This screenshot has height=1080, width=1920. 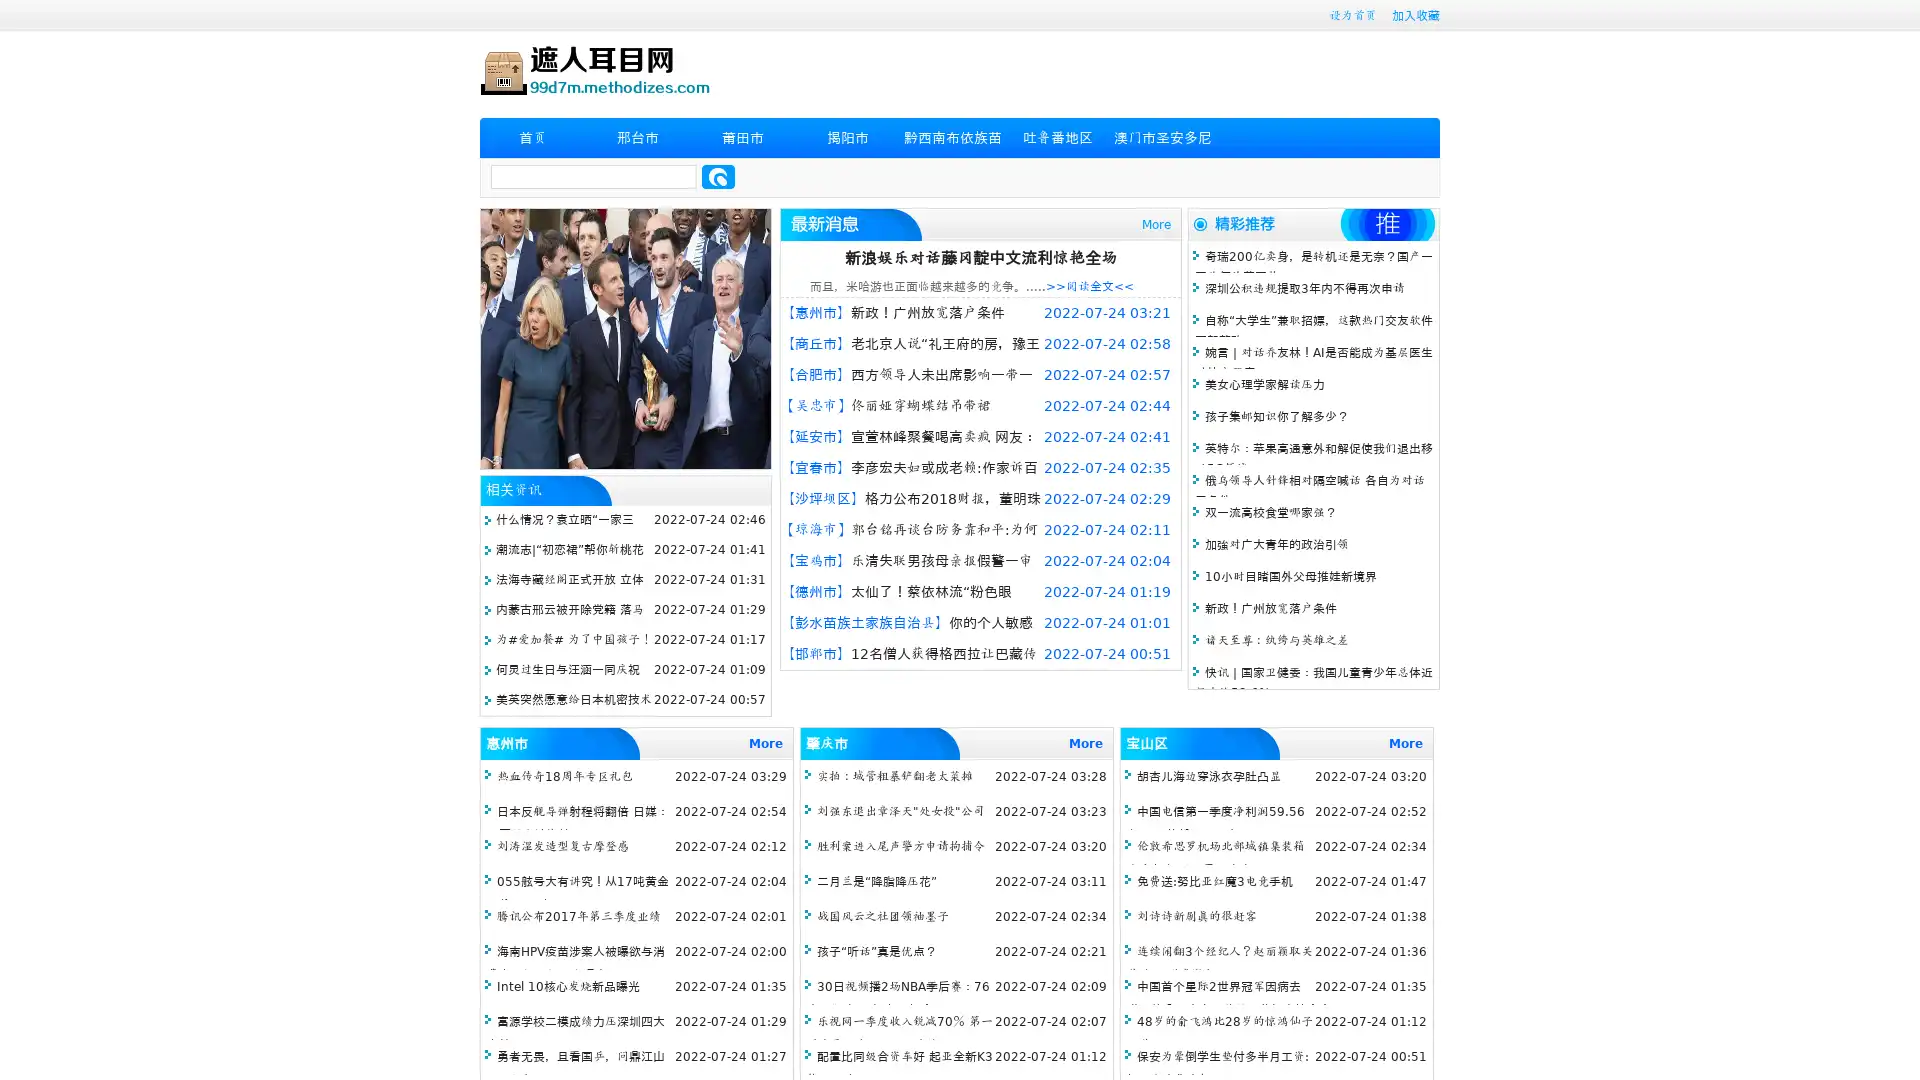 What do you see at coordinates (718, 176) in the screenshot?
I see `Search` at bounding box center [718, 176].